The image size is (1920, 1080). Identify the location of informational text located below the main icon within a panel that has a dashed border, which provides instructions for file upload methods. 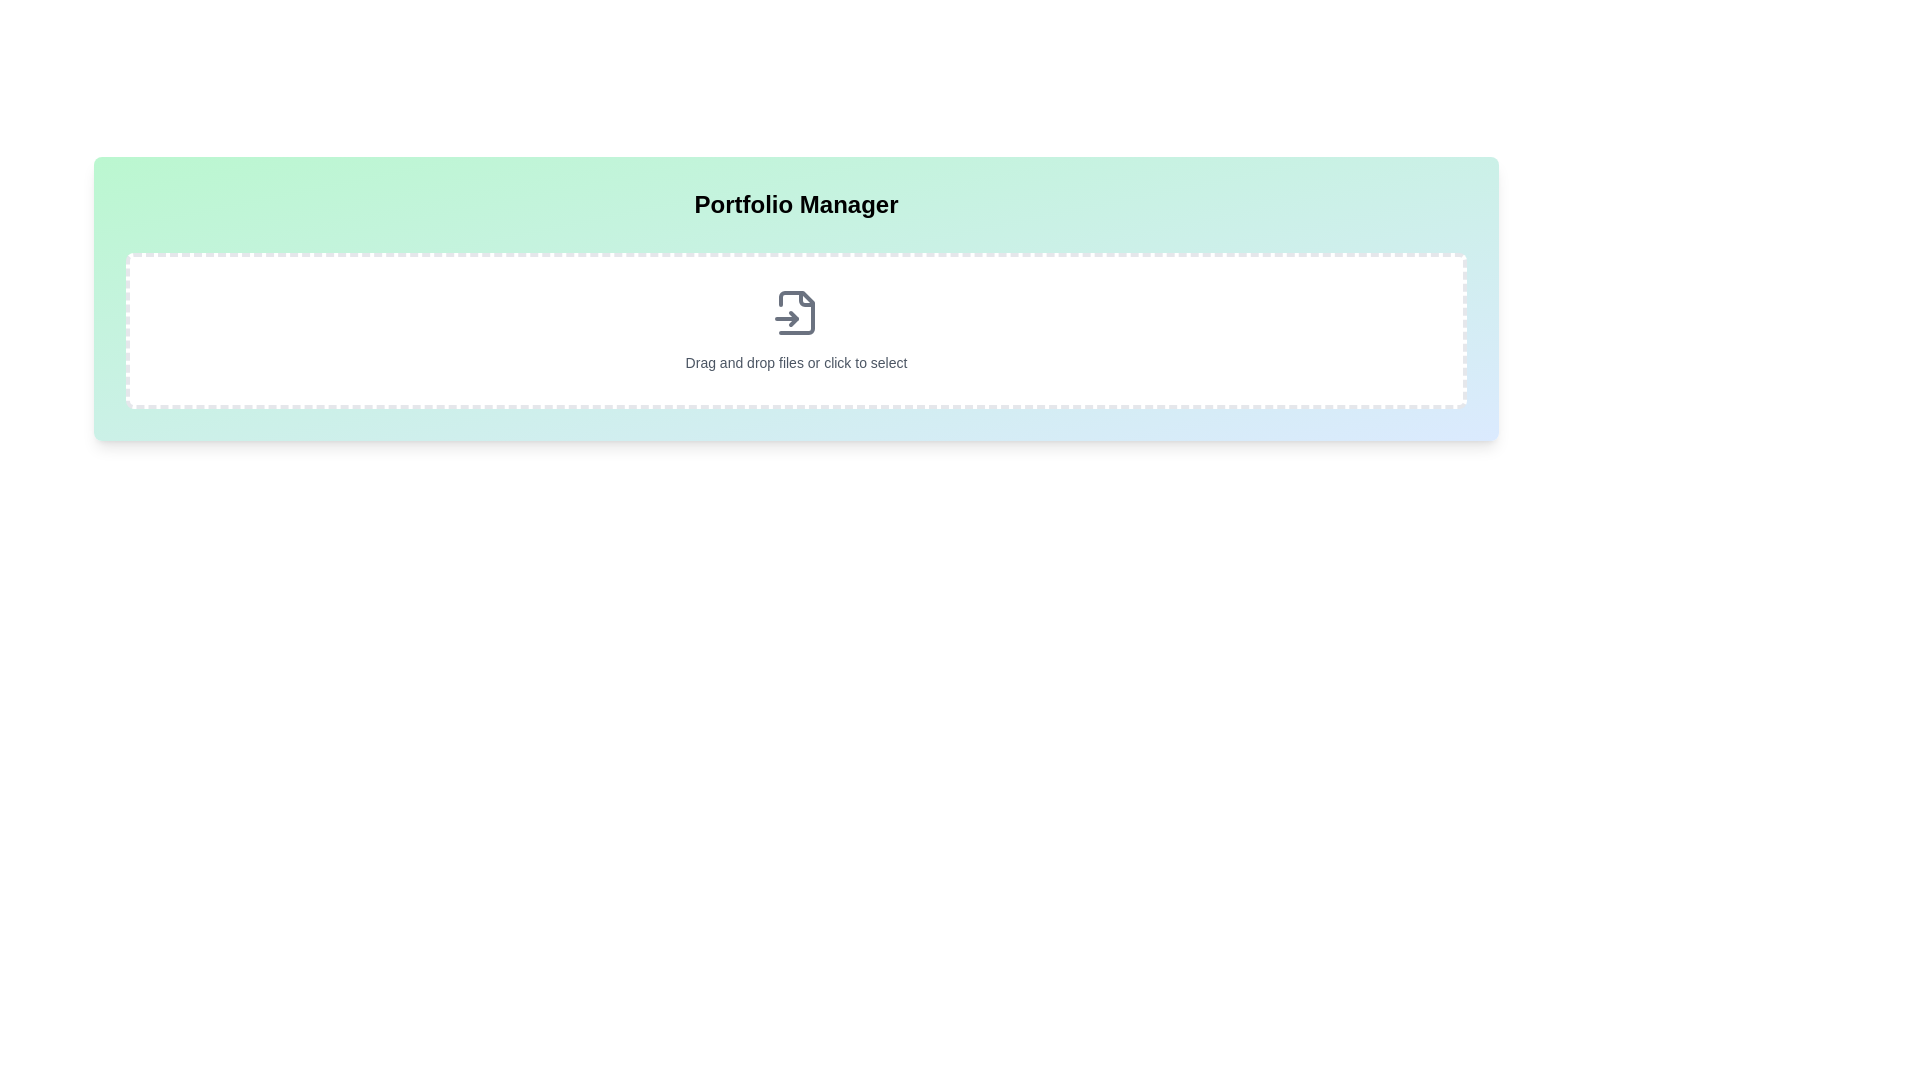
(795, 362).